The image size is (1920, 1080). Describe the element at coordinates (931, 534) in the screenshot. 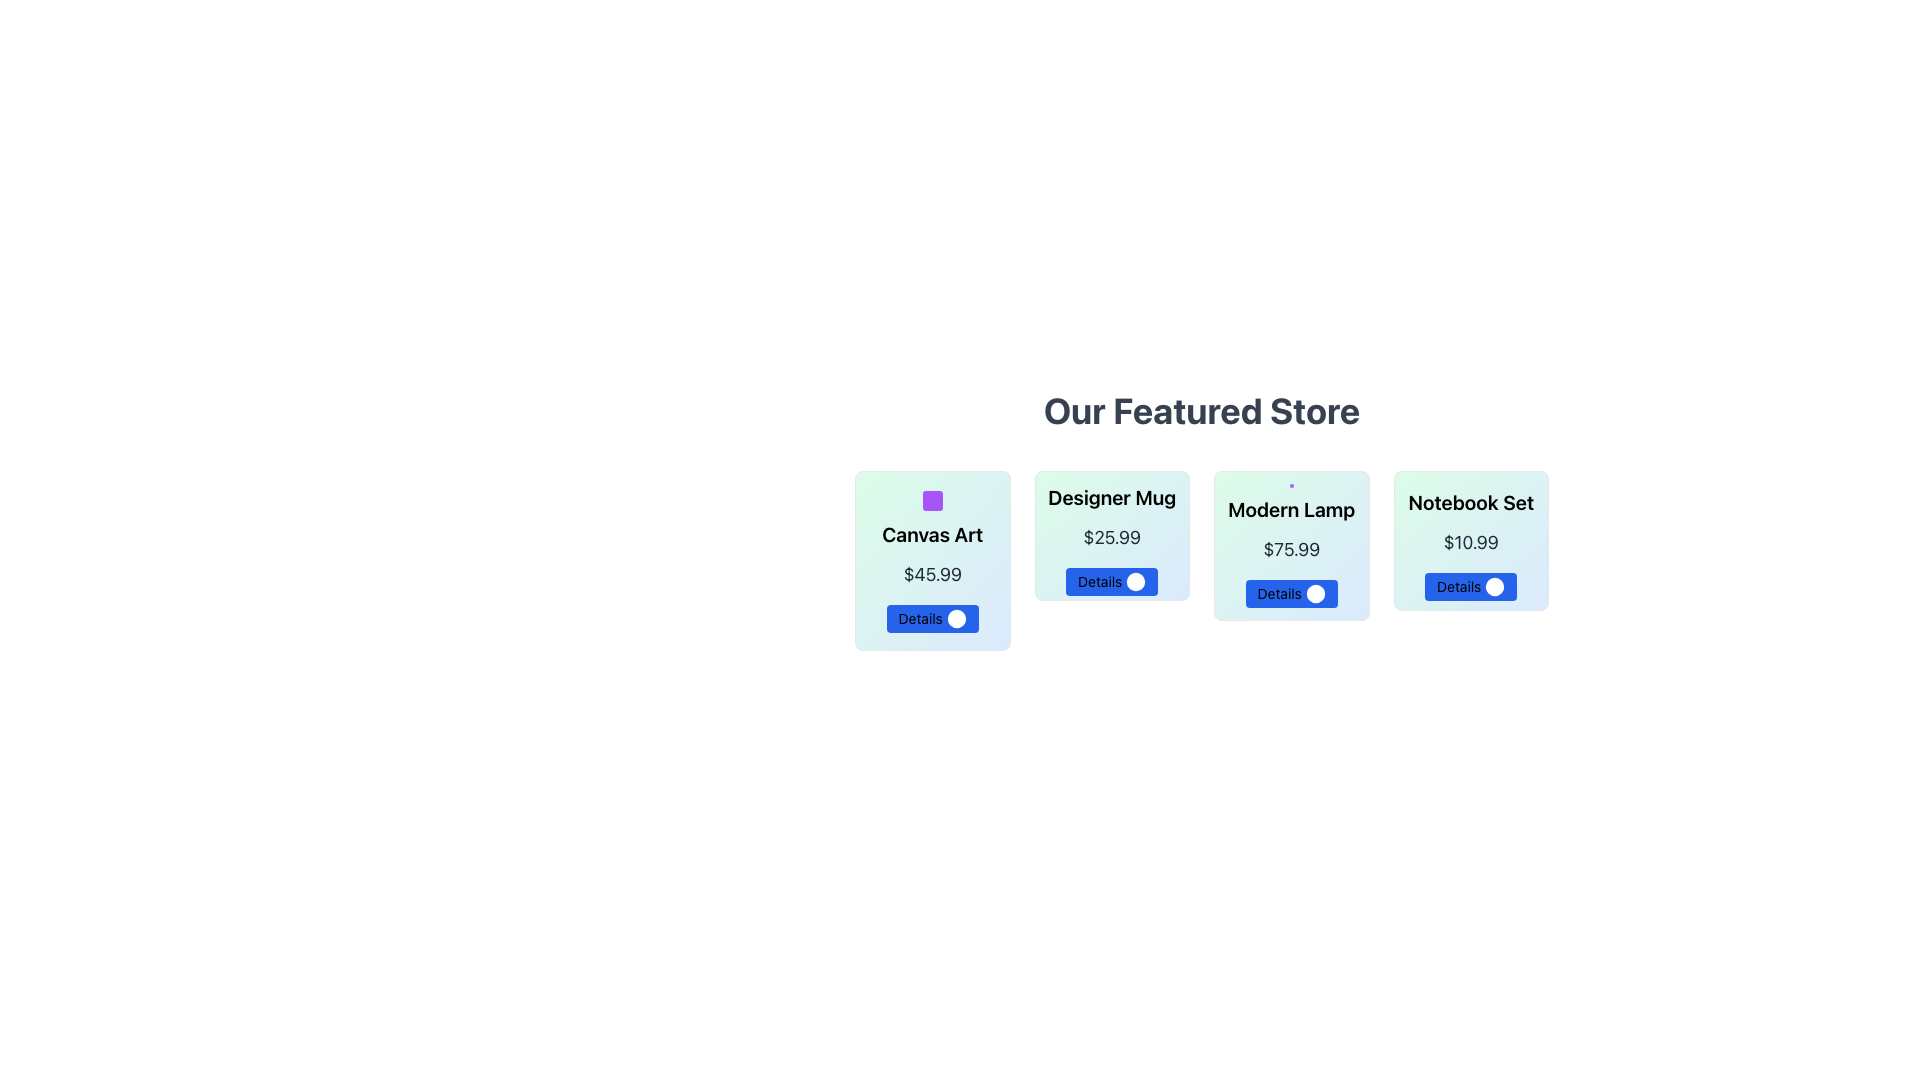

I see `the text label indicating the product name 'Canvas Art', which is centrally aligned within its card layout and positioned in the upper half below a decorative icon` at that location.